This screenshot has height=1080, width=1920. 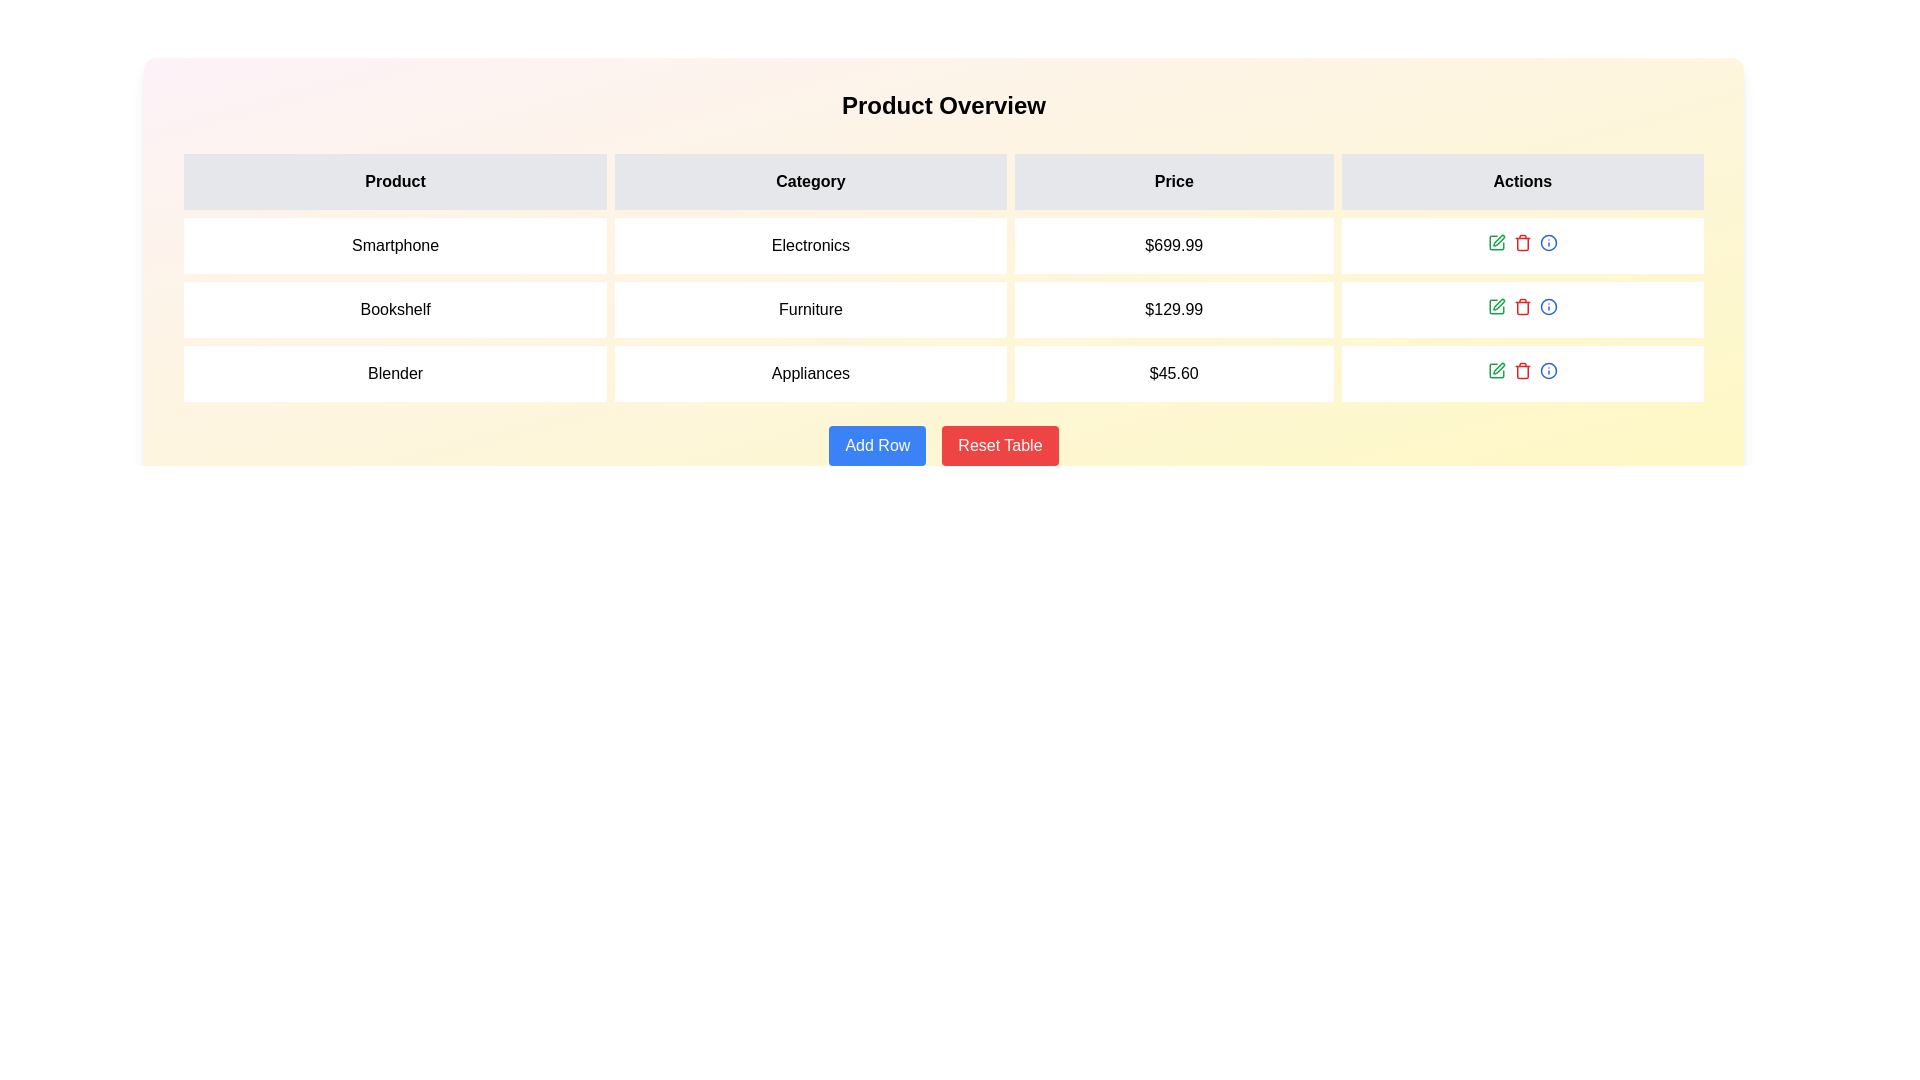 I want to click on the 'Add Row' button located centrally below the table, next to the 'Reset Table' button, to change its appearance, so click(x=877, y=445).